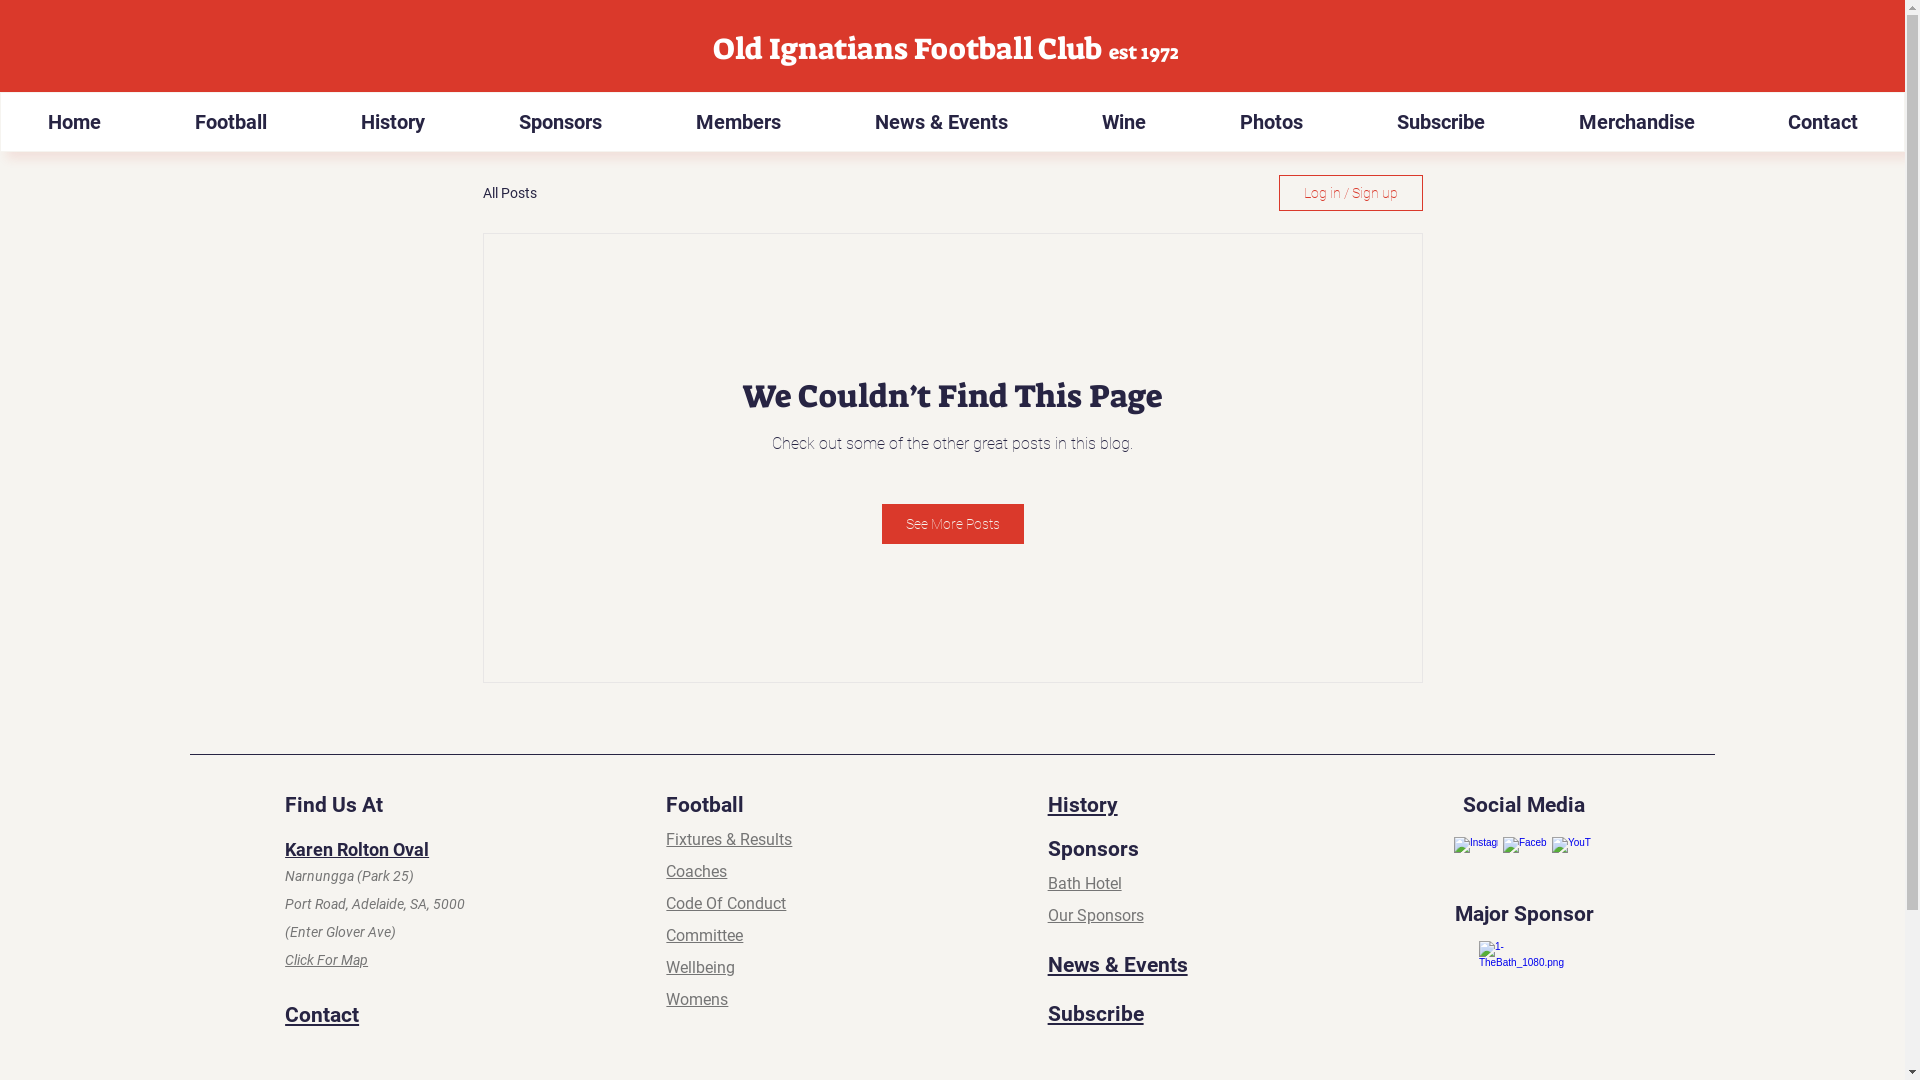 Image resolution: width=1920 pixels, height=1080 pixels. I want to click on 'Fixtures & Results', so click(728, 839).